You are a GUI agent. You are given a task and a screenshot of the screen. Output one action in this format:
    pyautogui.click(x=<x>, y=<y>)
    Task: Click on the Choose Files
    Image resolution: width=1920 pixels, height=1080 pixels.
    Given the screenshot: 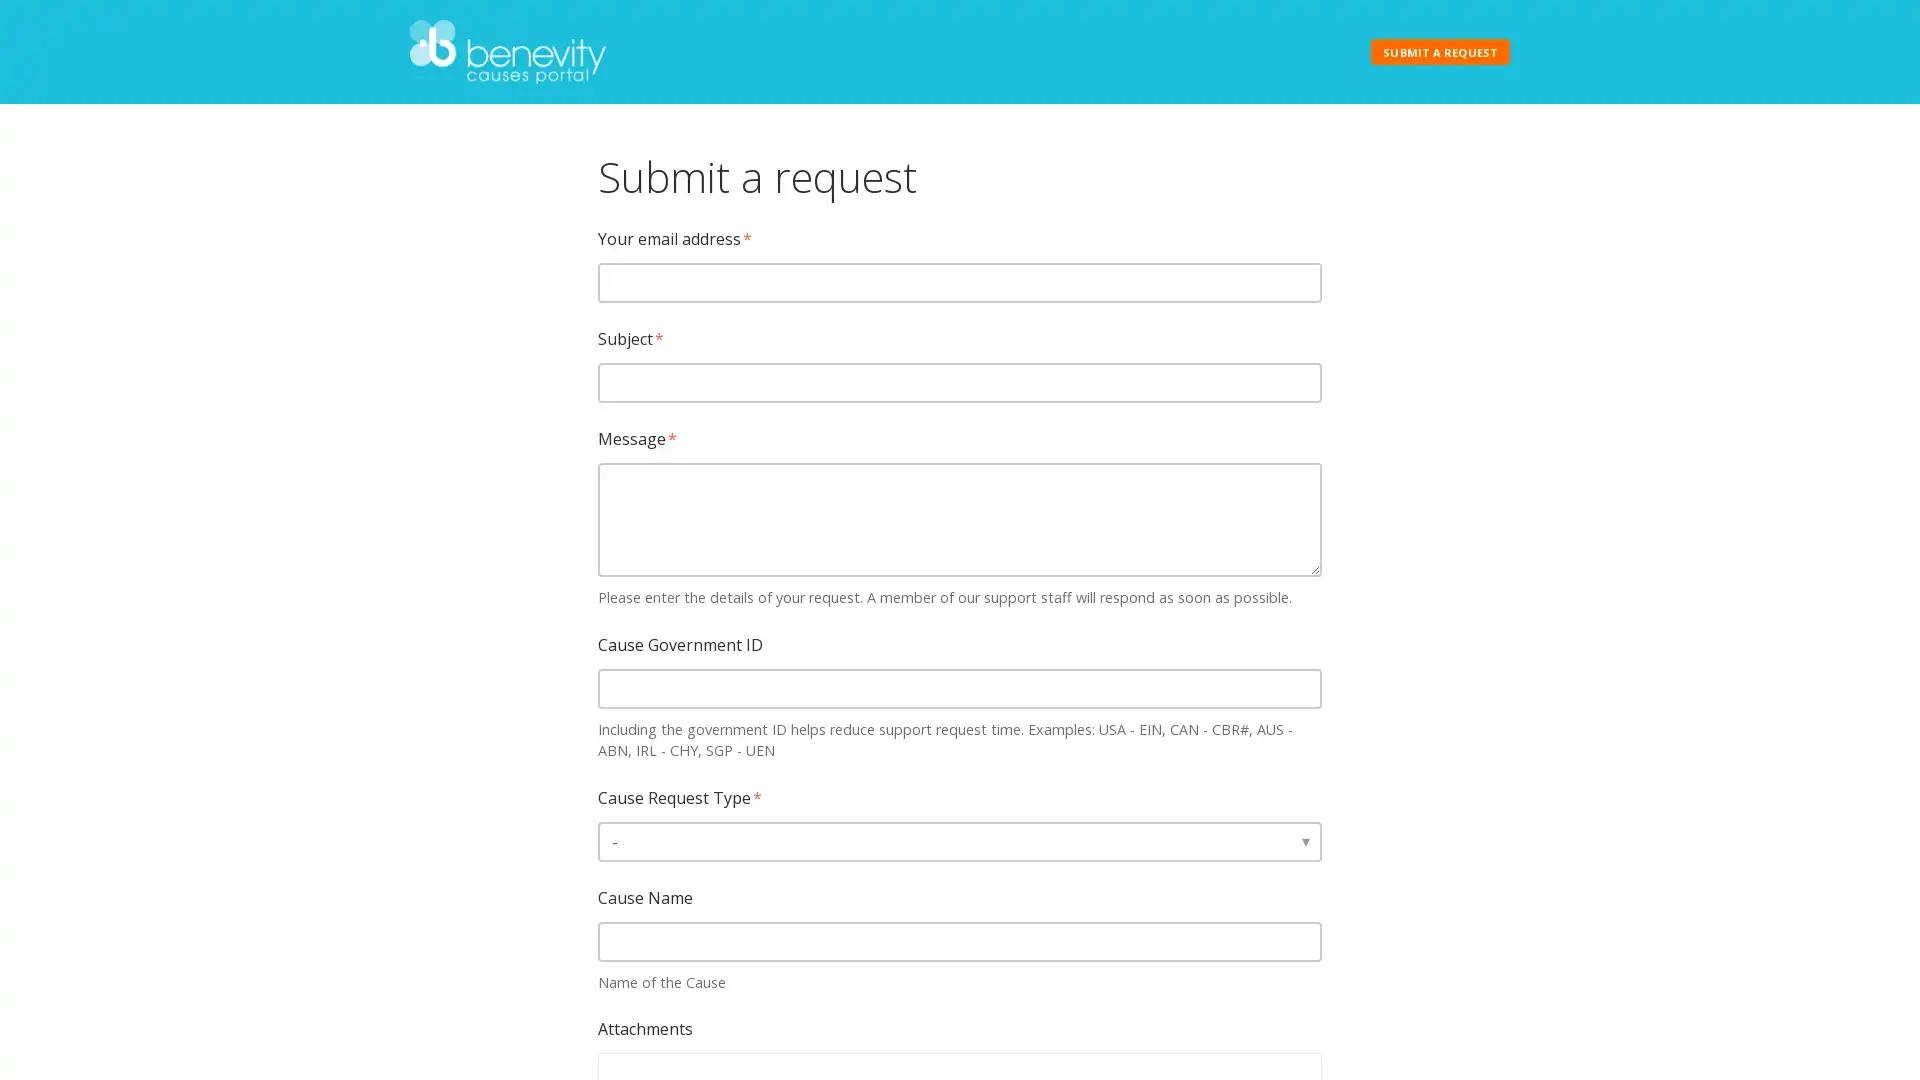 What is the action you would take?
    pyautogui.click(x=643, y=1063)
    